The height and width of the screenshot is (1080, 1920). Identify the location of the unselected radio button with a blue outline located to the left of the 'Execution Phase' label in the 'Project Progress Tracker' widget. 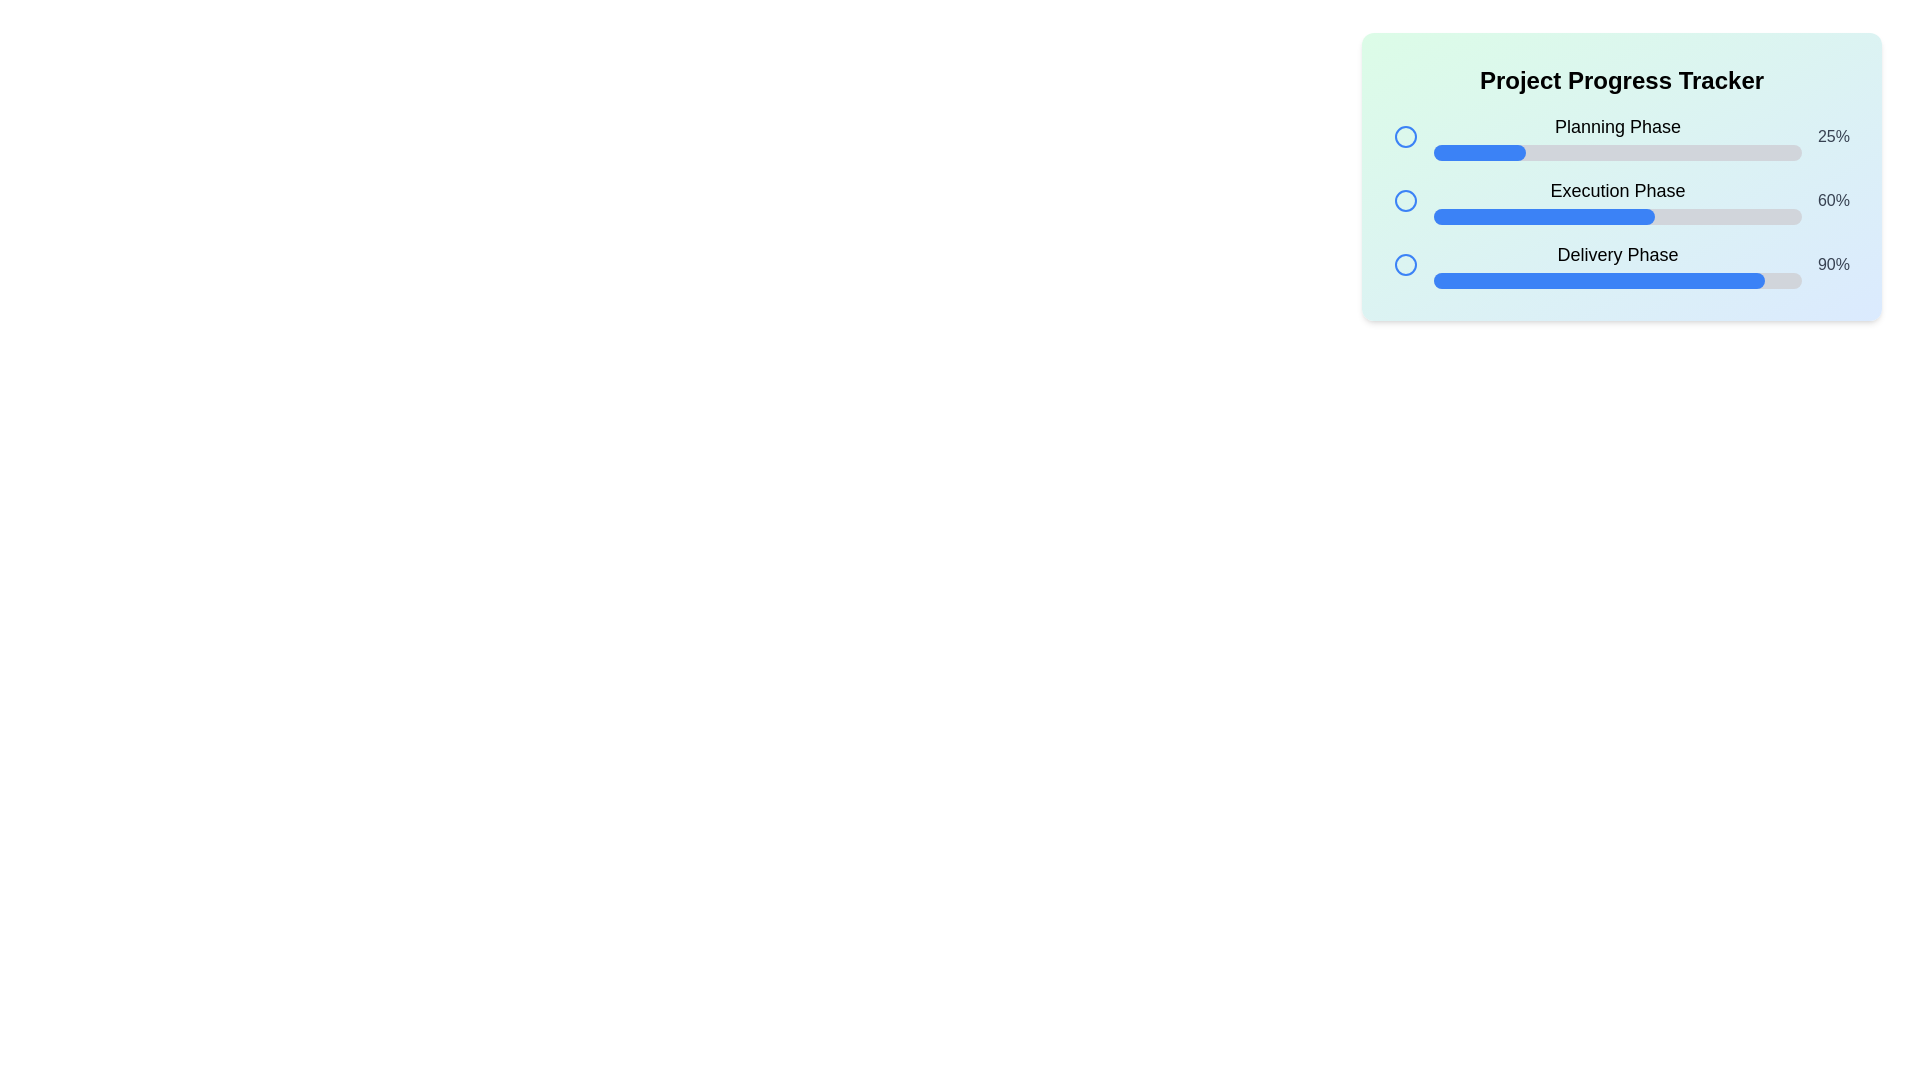
(1405, 200).